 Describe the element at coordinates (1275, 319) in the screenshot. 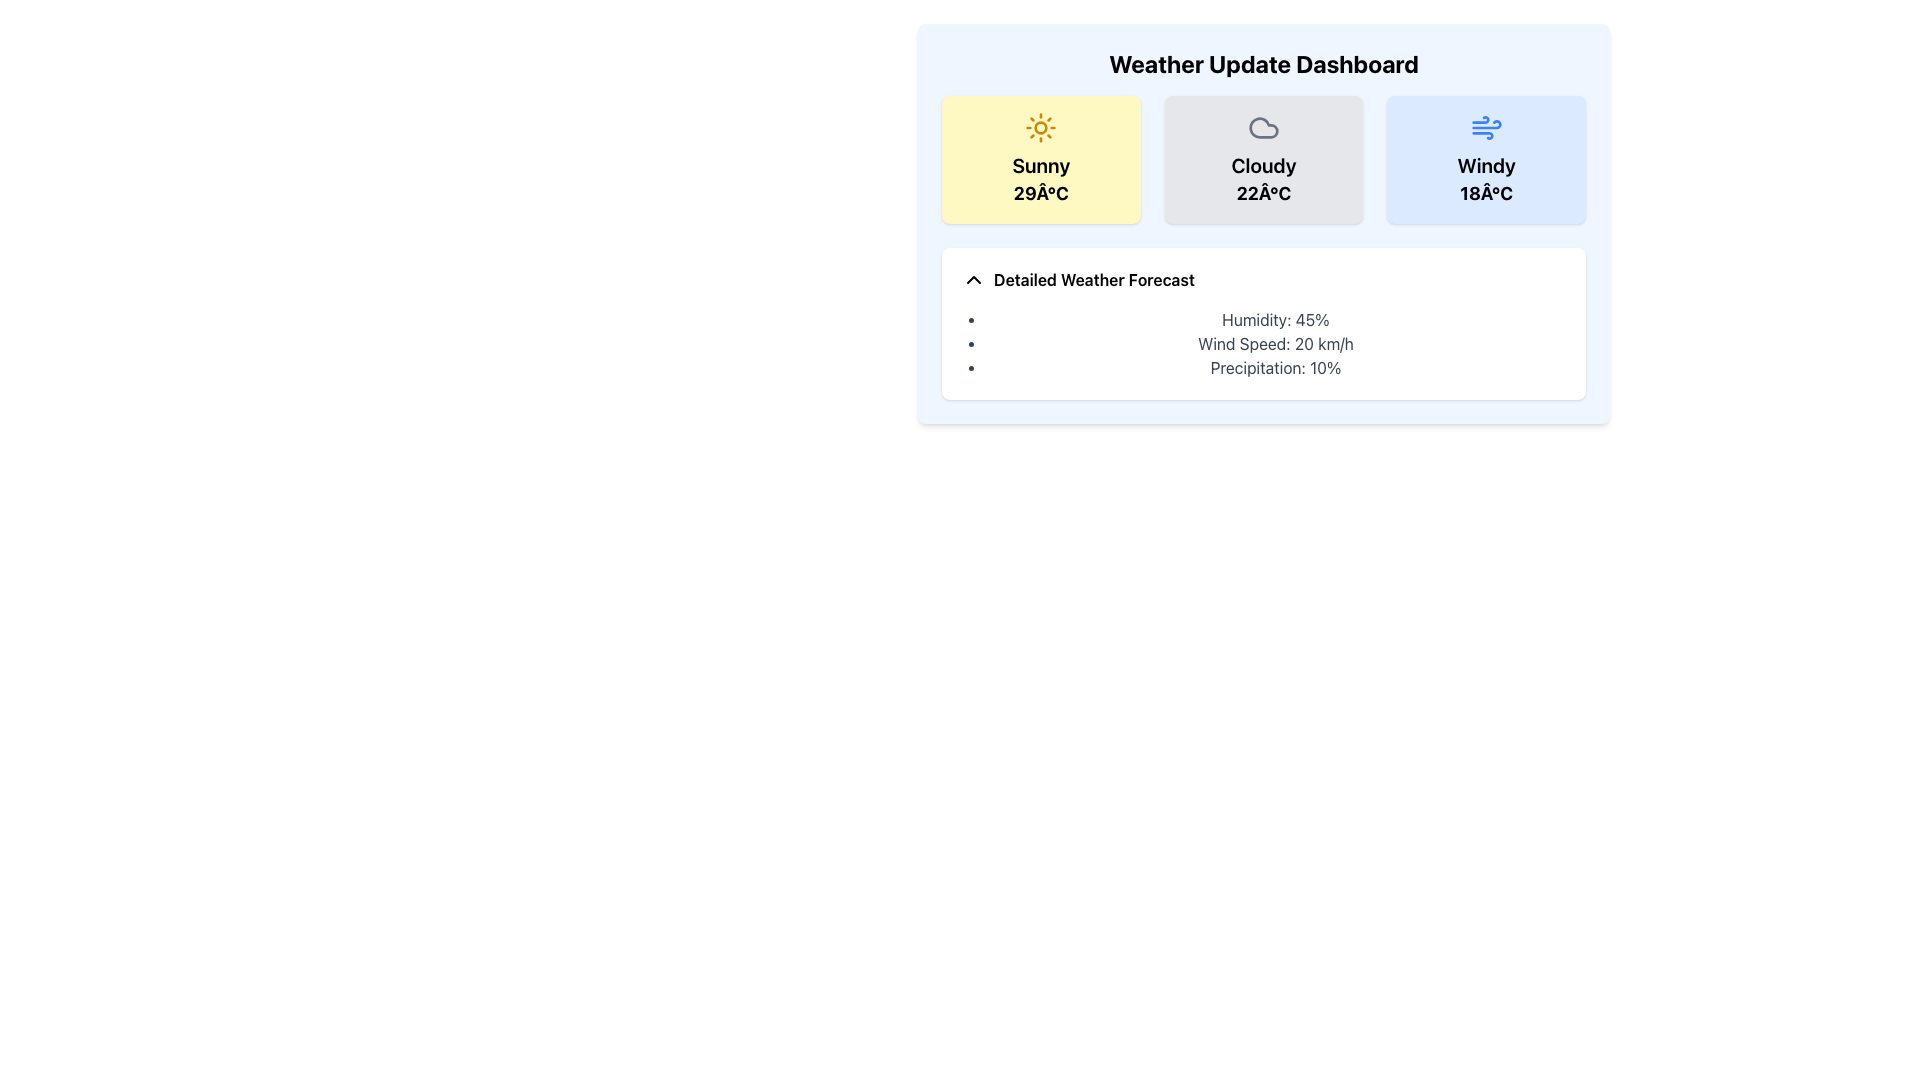

I see `'Humidity: 45%' text display element, which is the first item in the vertical list under the 'Detailed Weather Forecast' section` at that location.